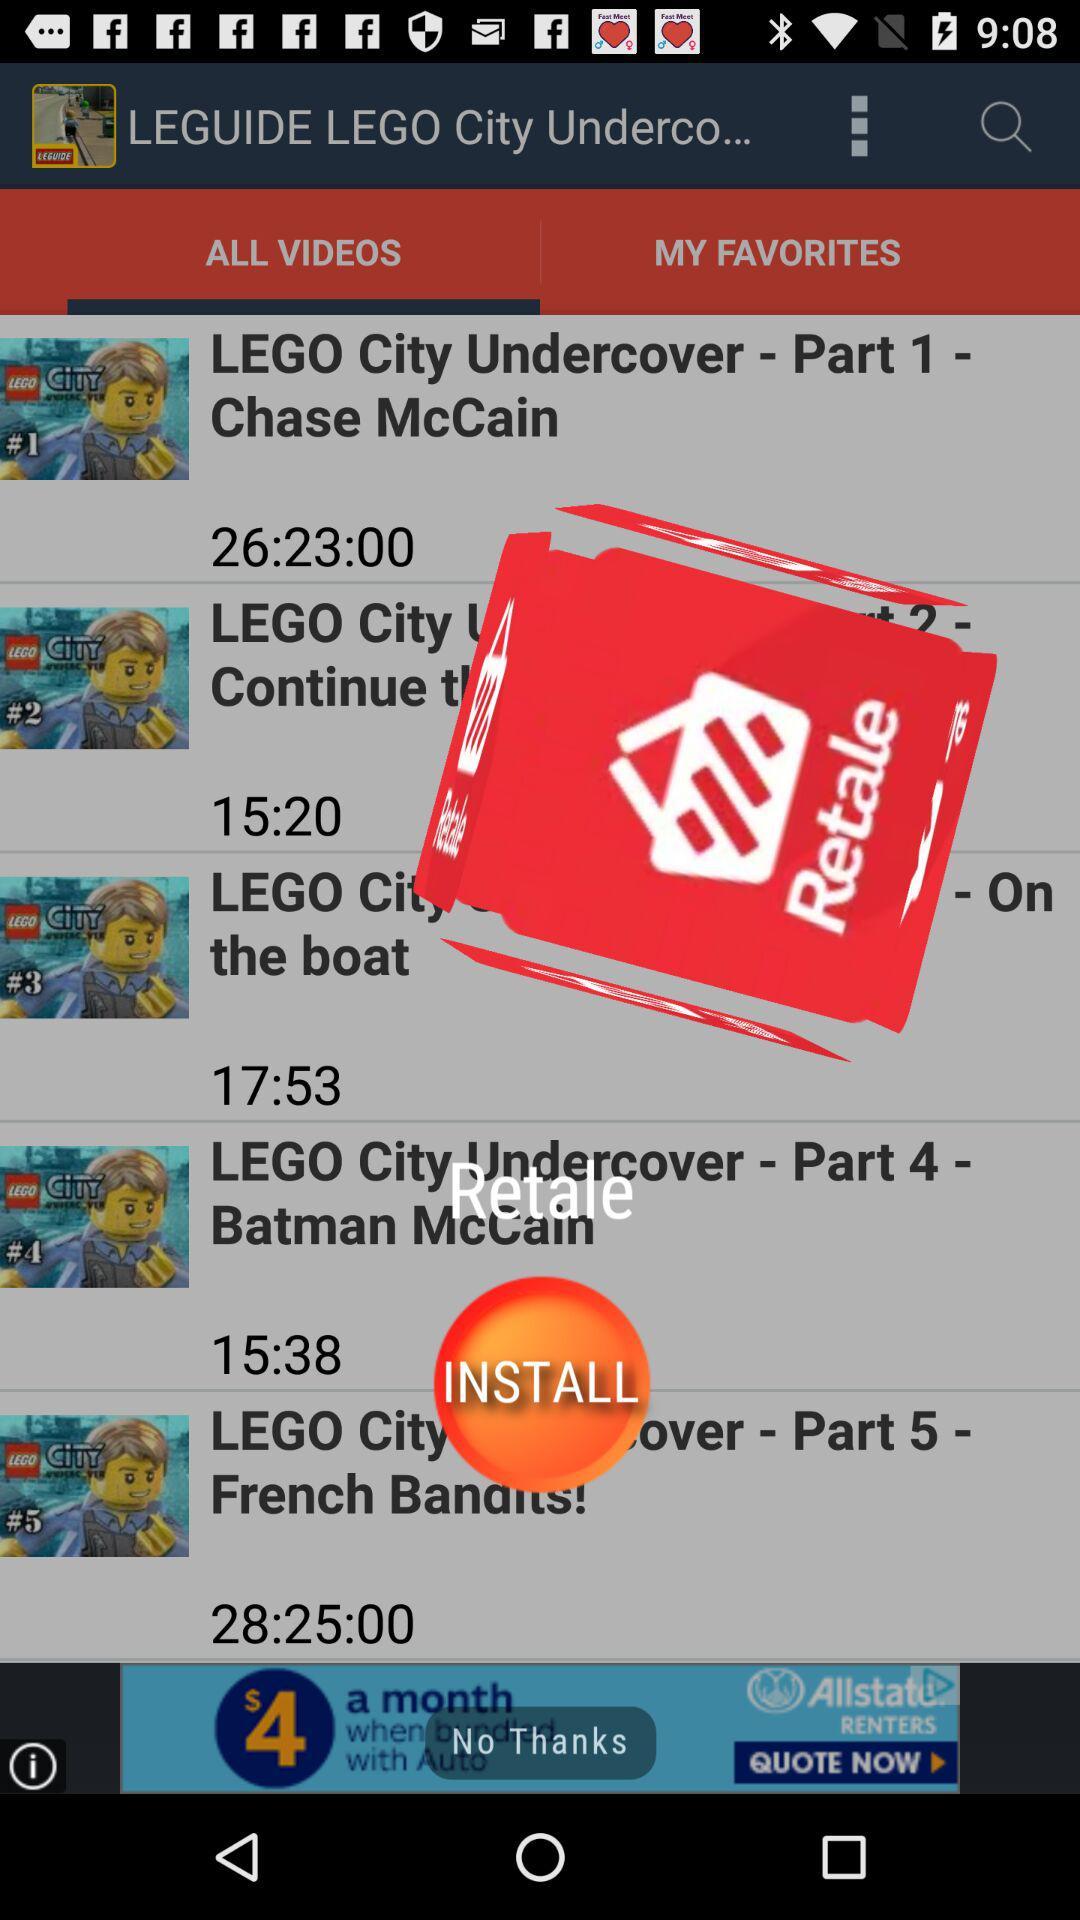 The width and height of the screenshot is (1080, 1920). What do you see at coordinates (540, 1727) in the screenshot?
I see `learn about this product` at bounding box center [540, 1727].